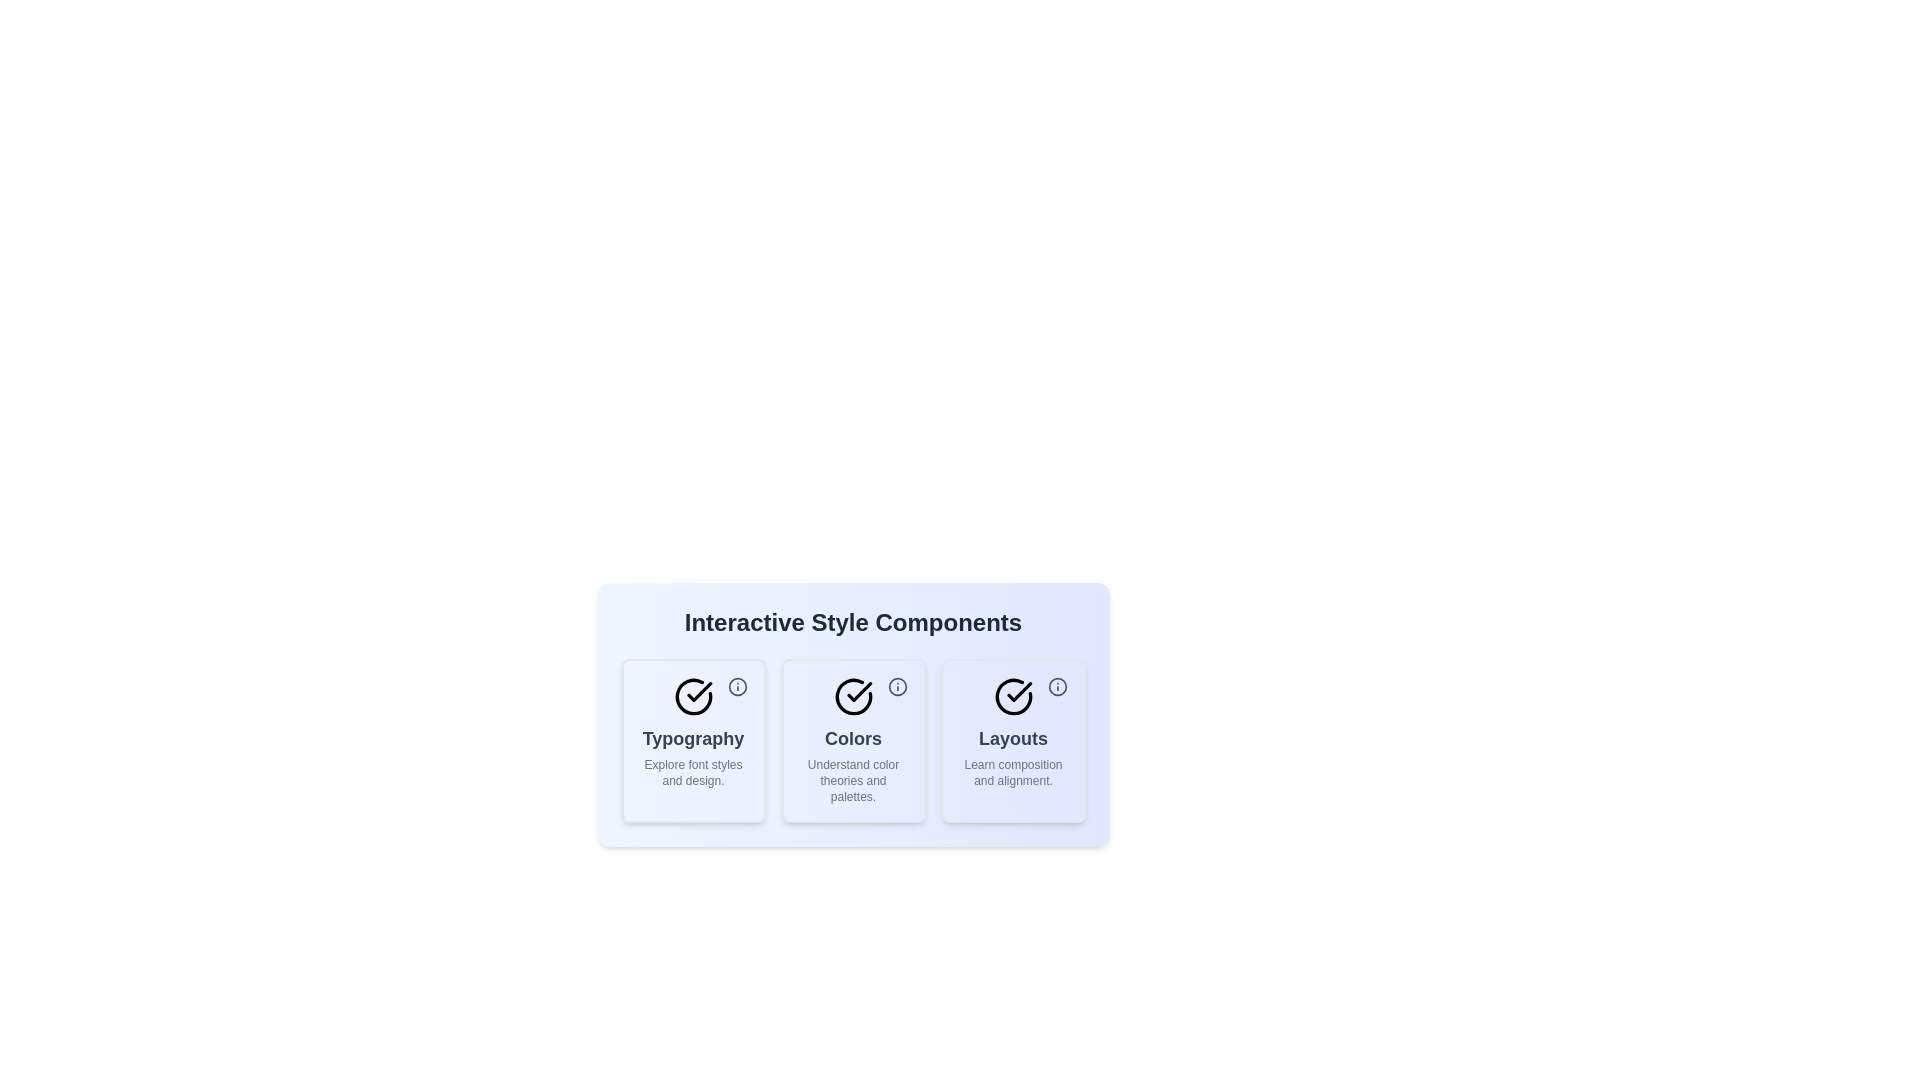 The image size is (1920, 1080). Describe the element at coordinates (896, 685) in the screenshot. I see `the icon within the chip labeled 'Colors'` at that location.